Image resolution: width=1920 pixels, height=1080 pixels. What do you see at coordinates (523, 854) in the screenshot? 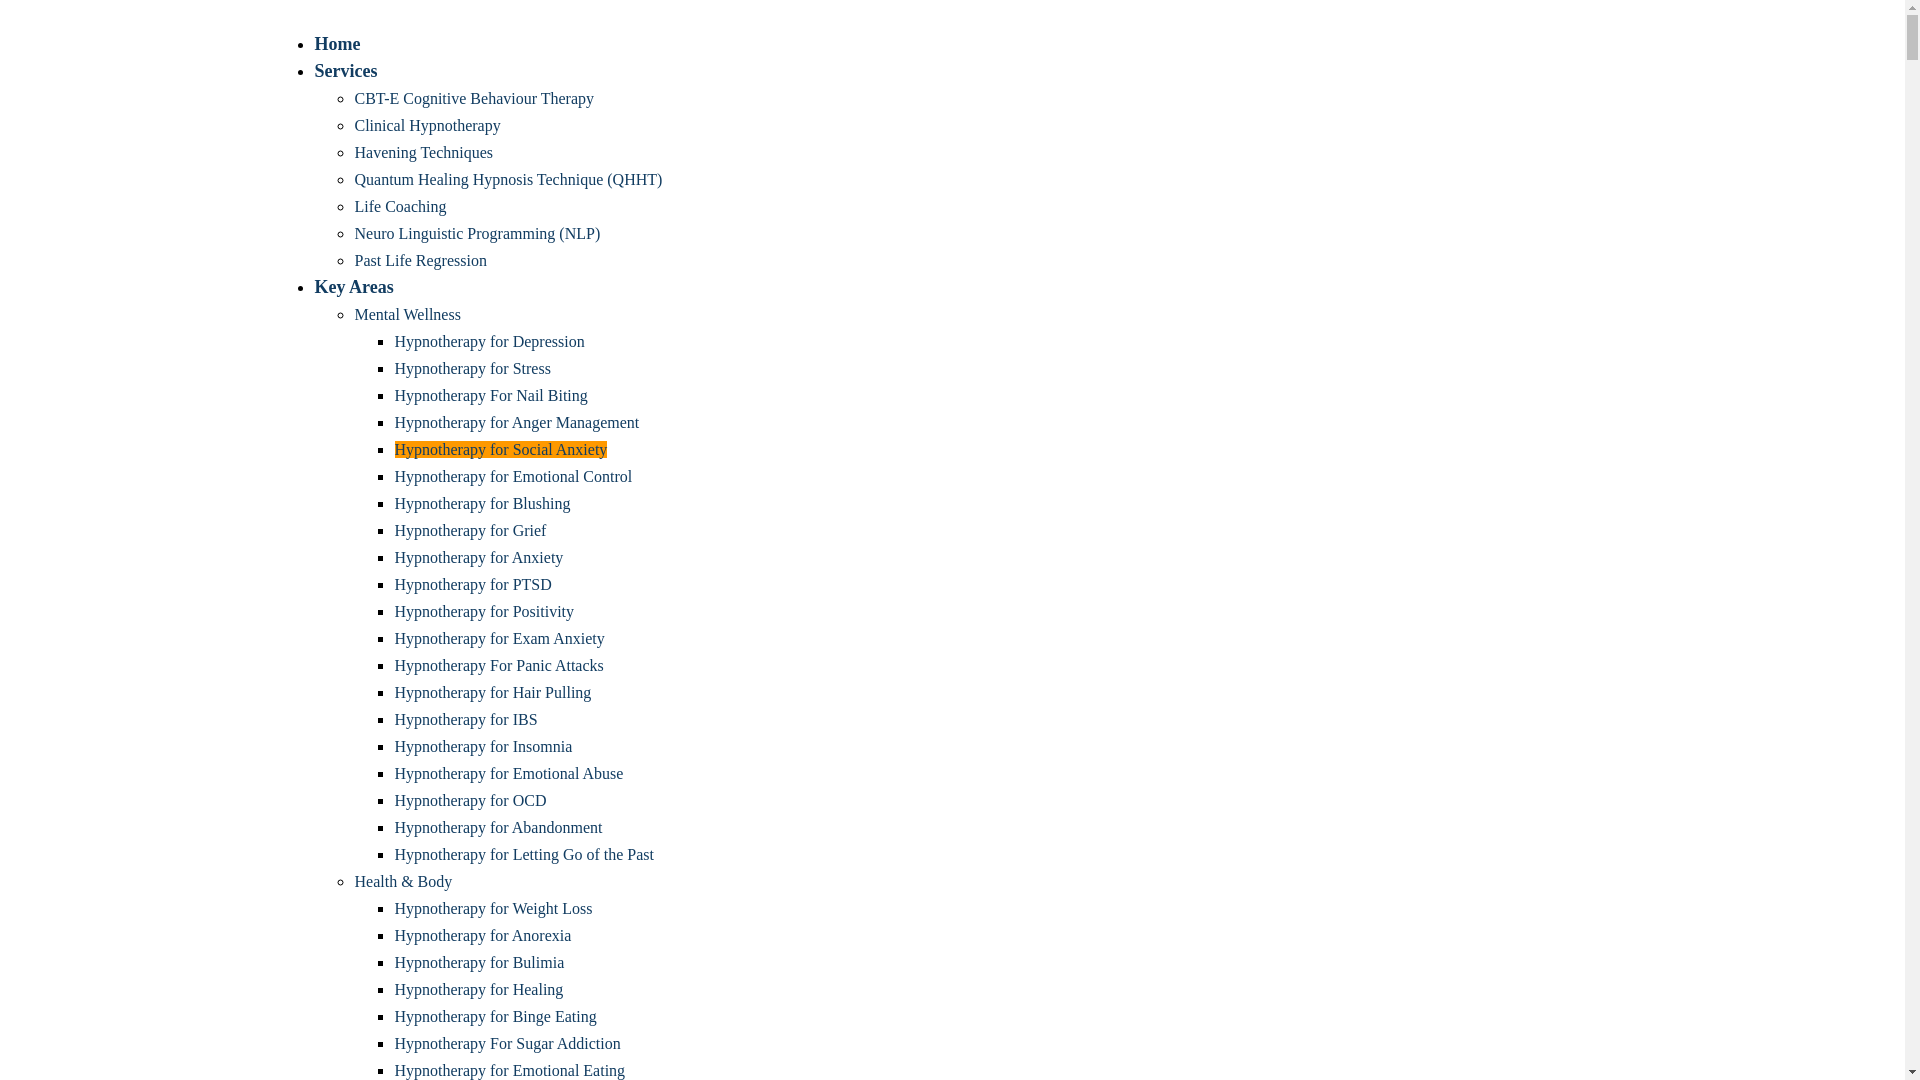
I see `'Hypnotherapy for Letting Go of the Past'` at bounding box center [523, 854].